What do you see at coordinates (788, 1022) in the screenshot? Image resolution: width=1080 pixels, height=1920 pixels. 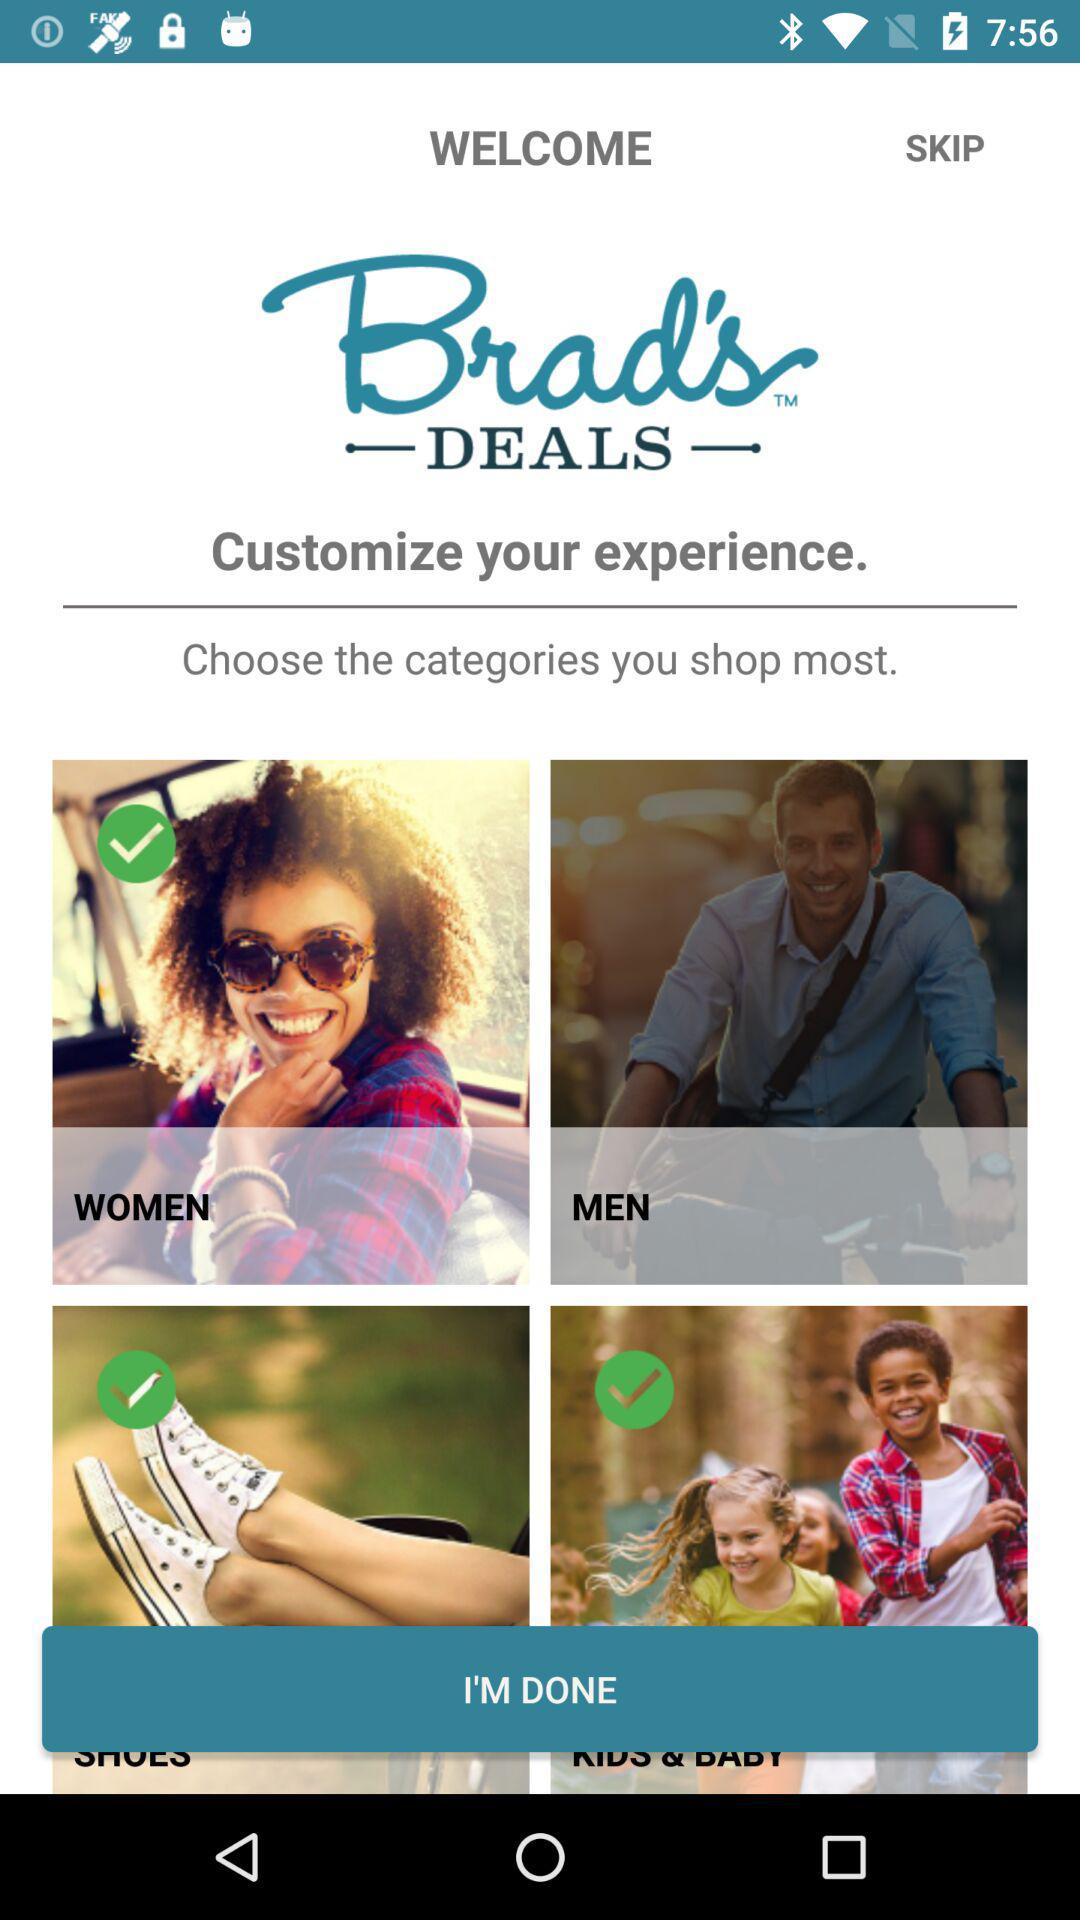 I see `the image which has the text men` at bounding box center [788, 1022].